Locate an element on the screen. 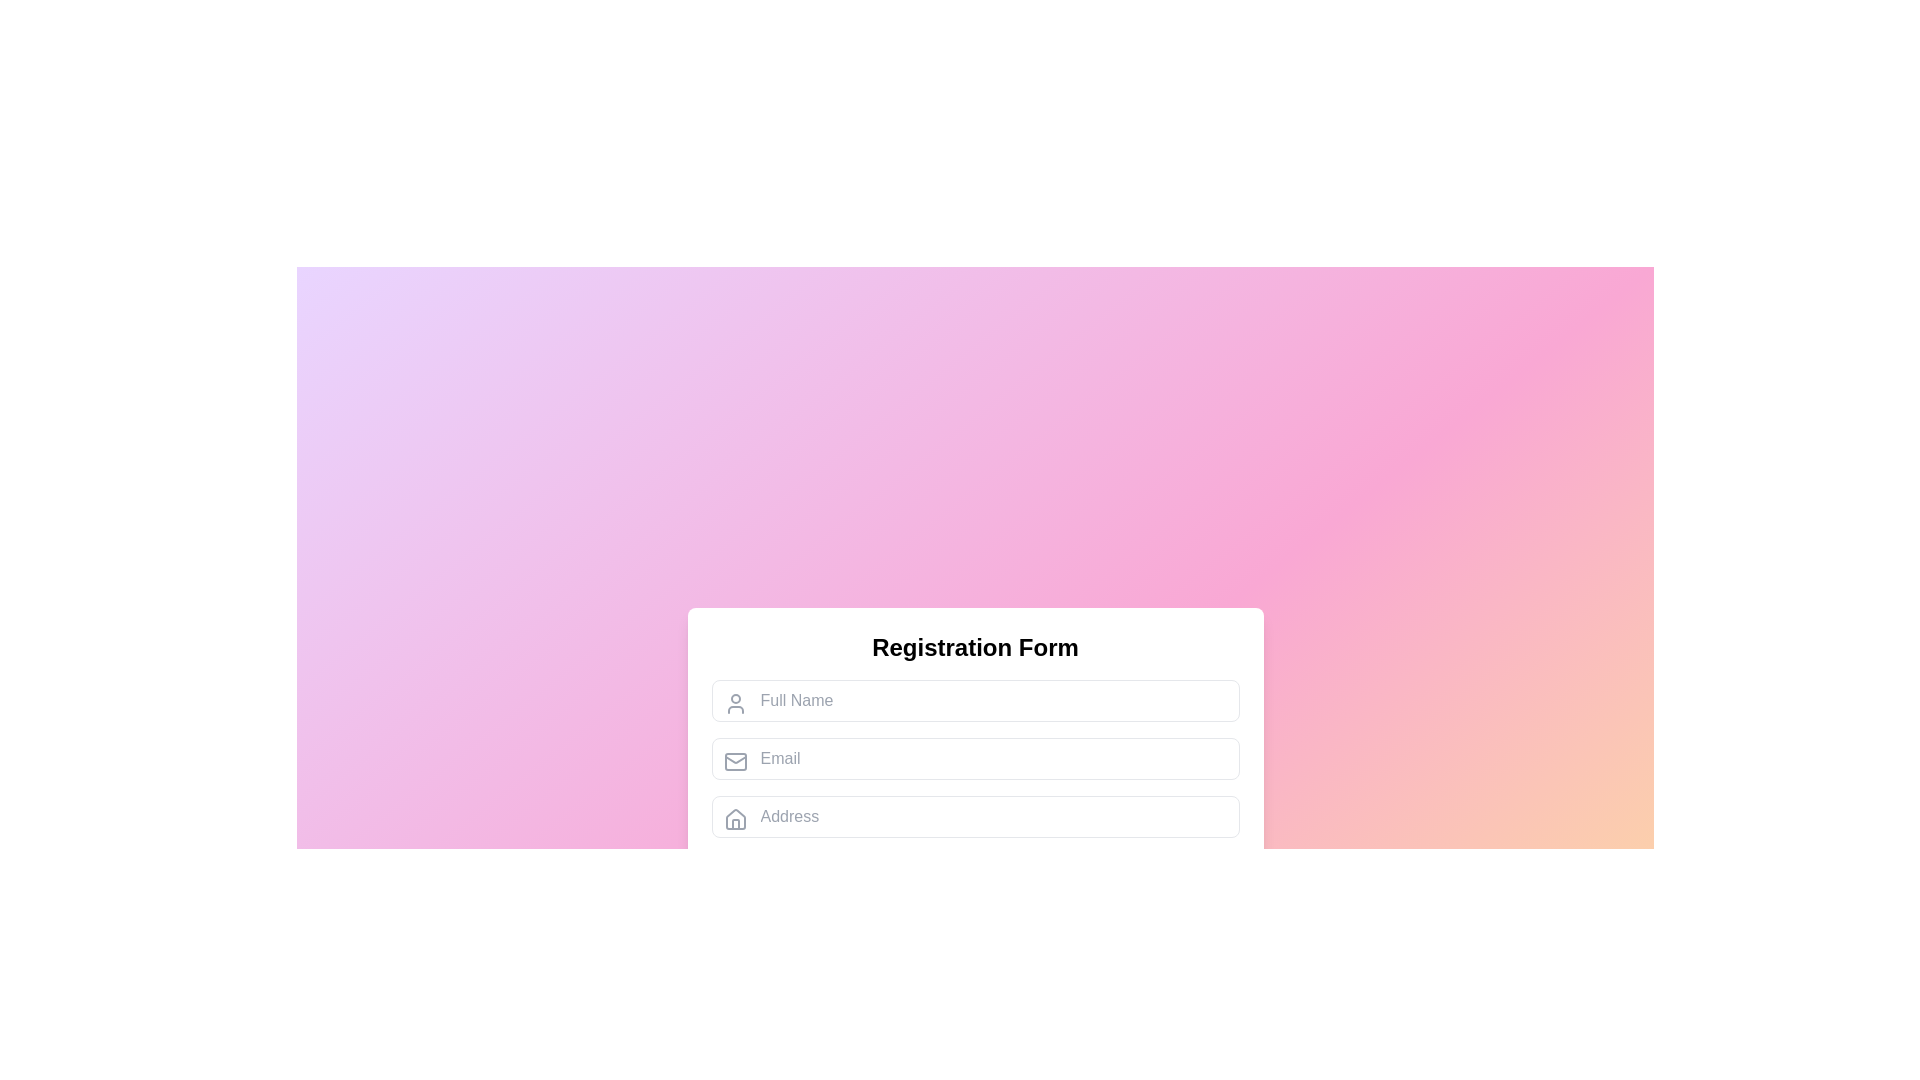 The image size is (1920, 1080). the small house-shaped icon with a gray stroke color located at the far-left side of the address input field is located at coordinates (734, 819).